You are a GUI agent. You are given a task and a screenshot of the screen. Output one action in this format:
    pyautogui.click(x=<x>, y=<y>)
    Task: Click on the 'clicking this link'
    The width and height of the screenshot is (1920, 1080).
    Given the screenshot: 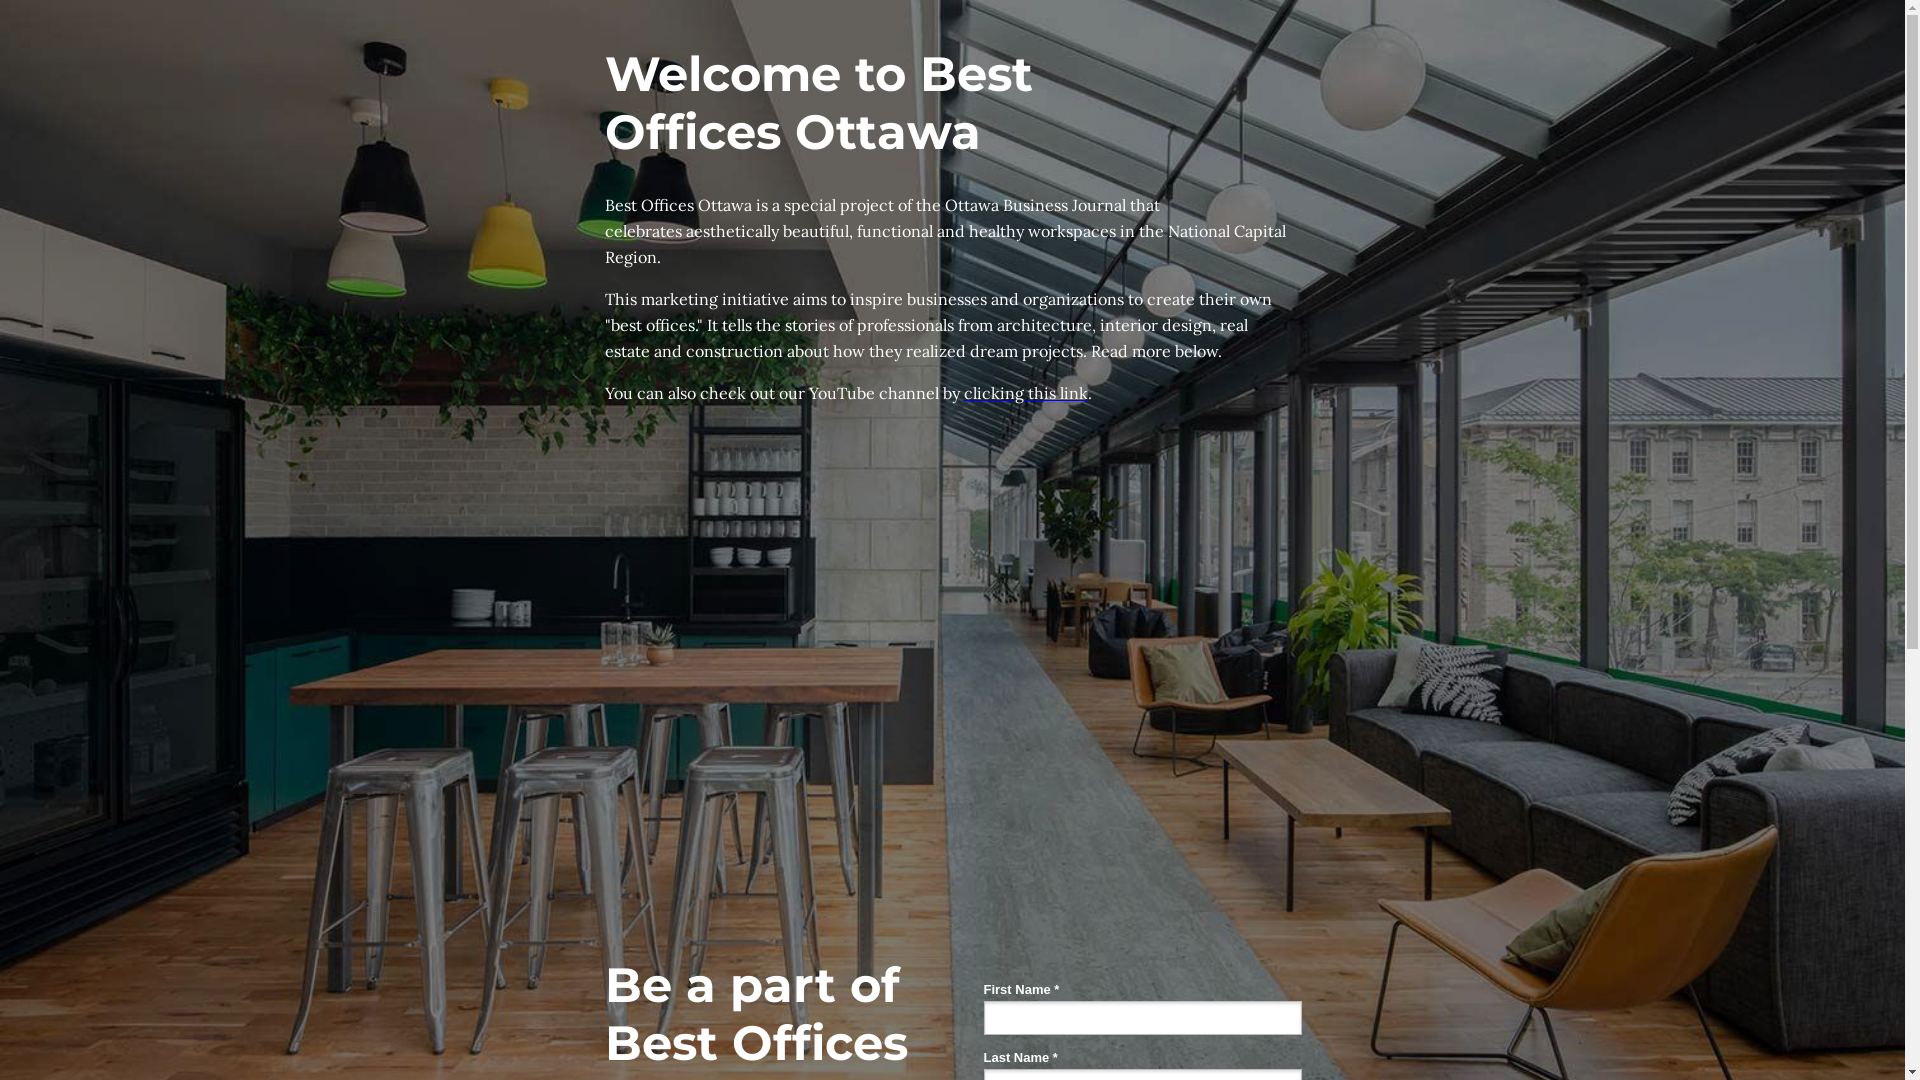 What is the action you would take?
    pyautogui.click(x=1026, y=393)
    